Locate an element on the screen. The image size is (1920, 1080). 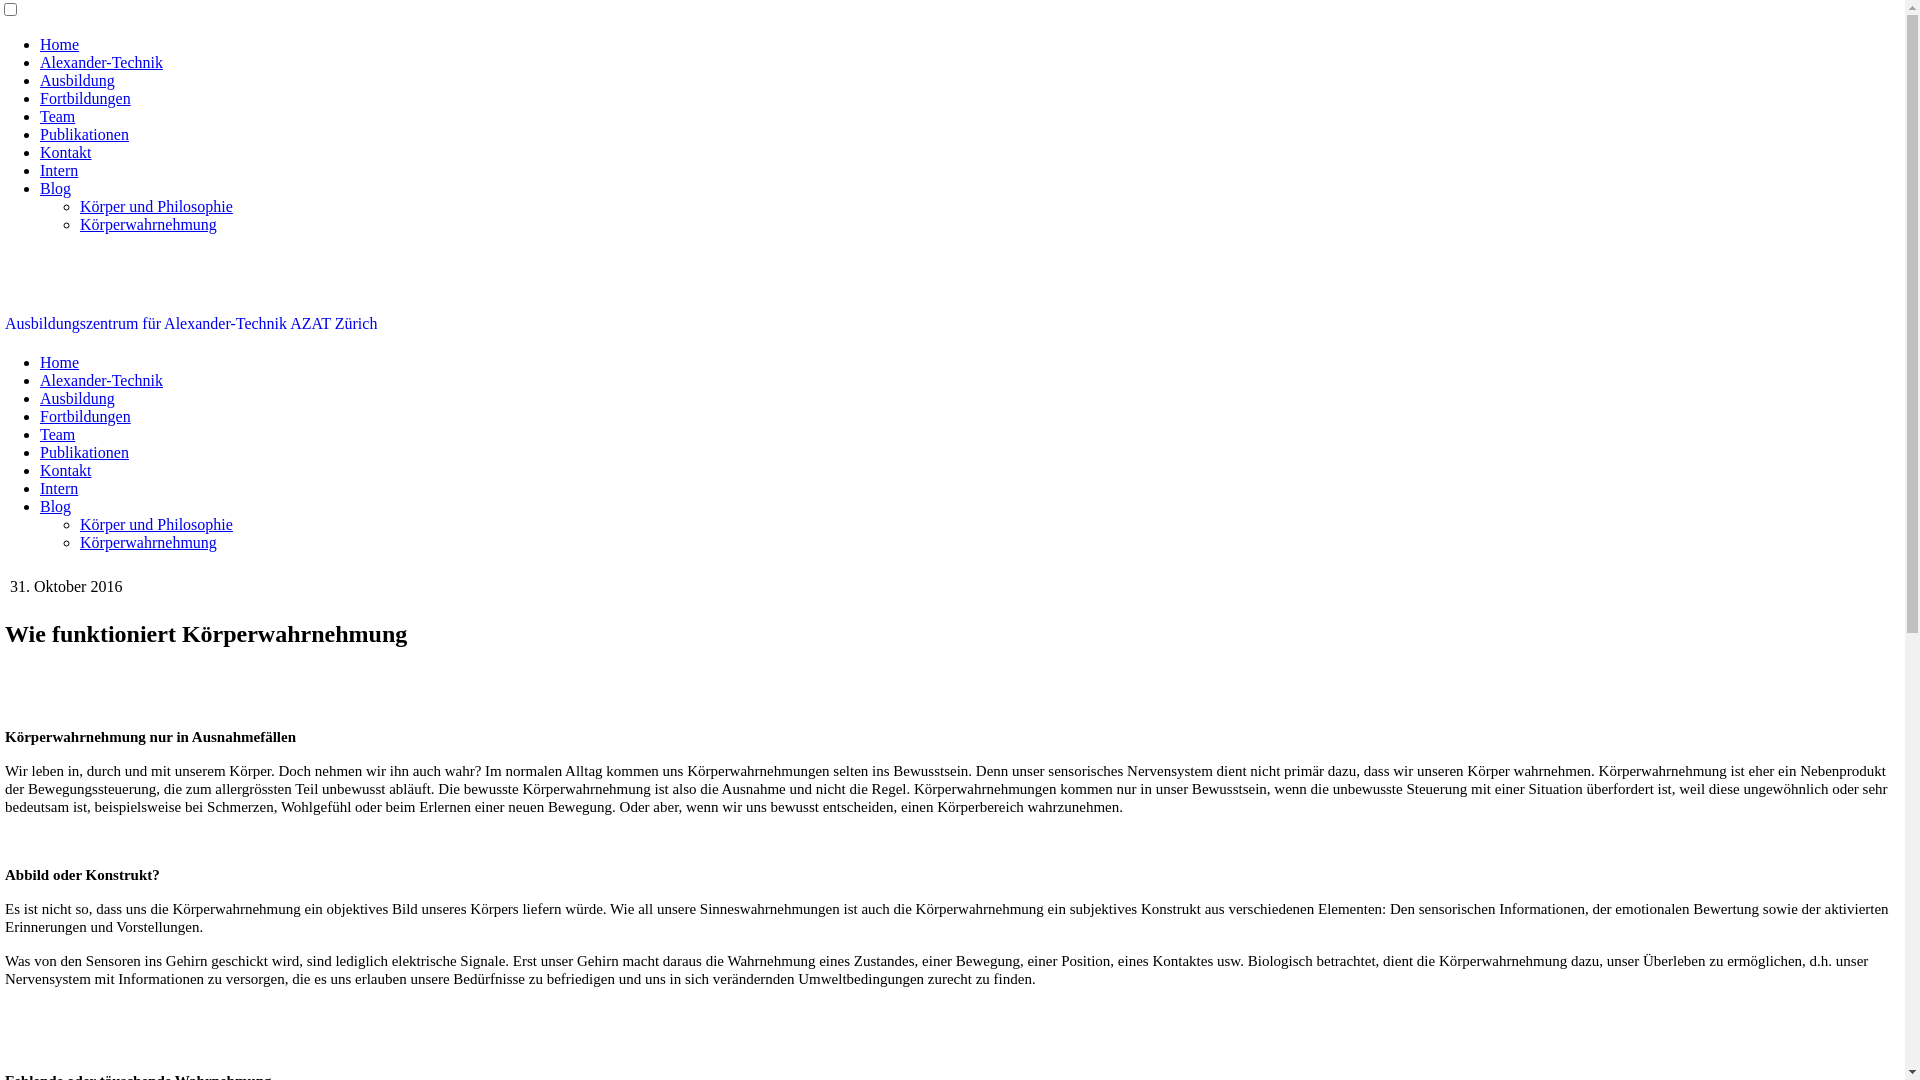
'Team' is located at coordinates (57, 433).